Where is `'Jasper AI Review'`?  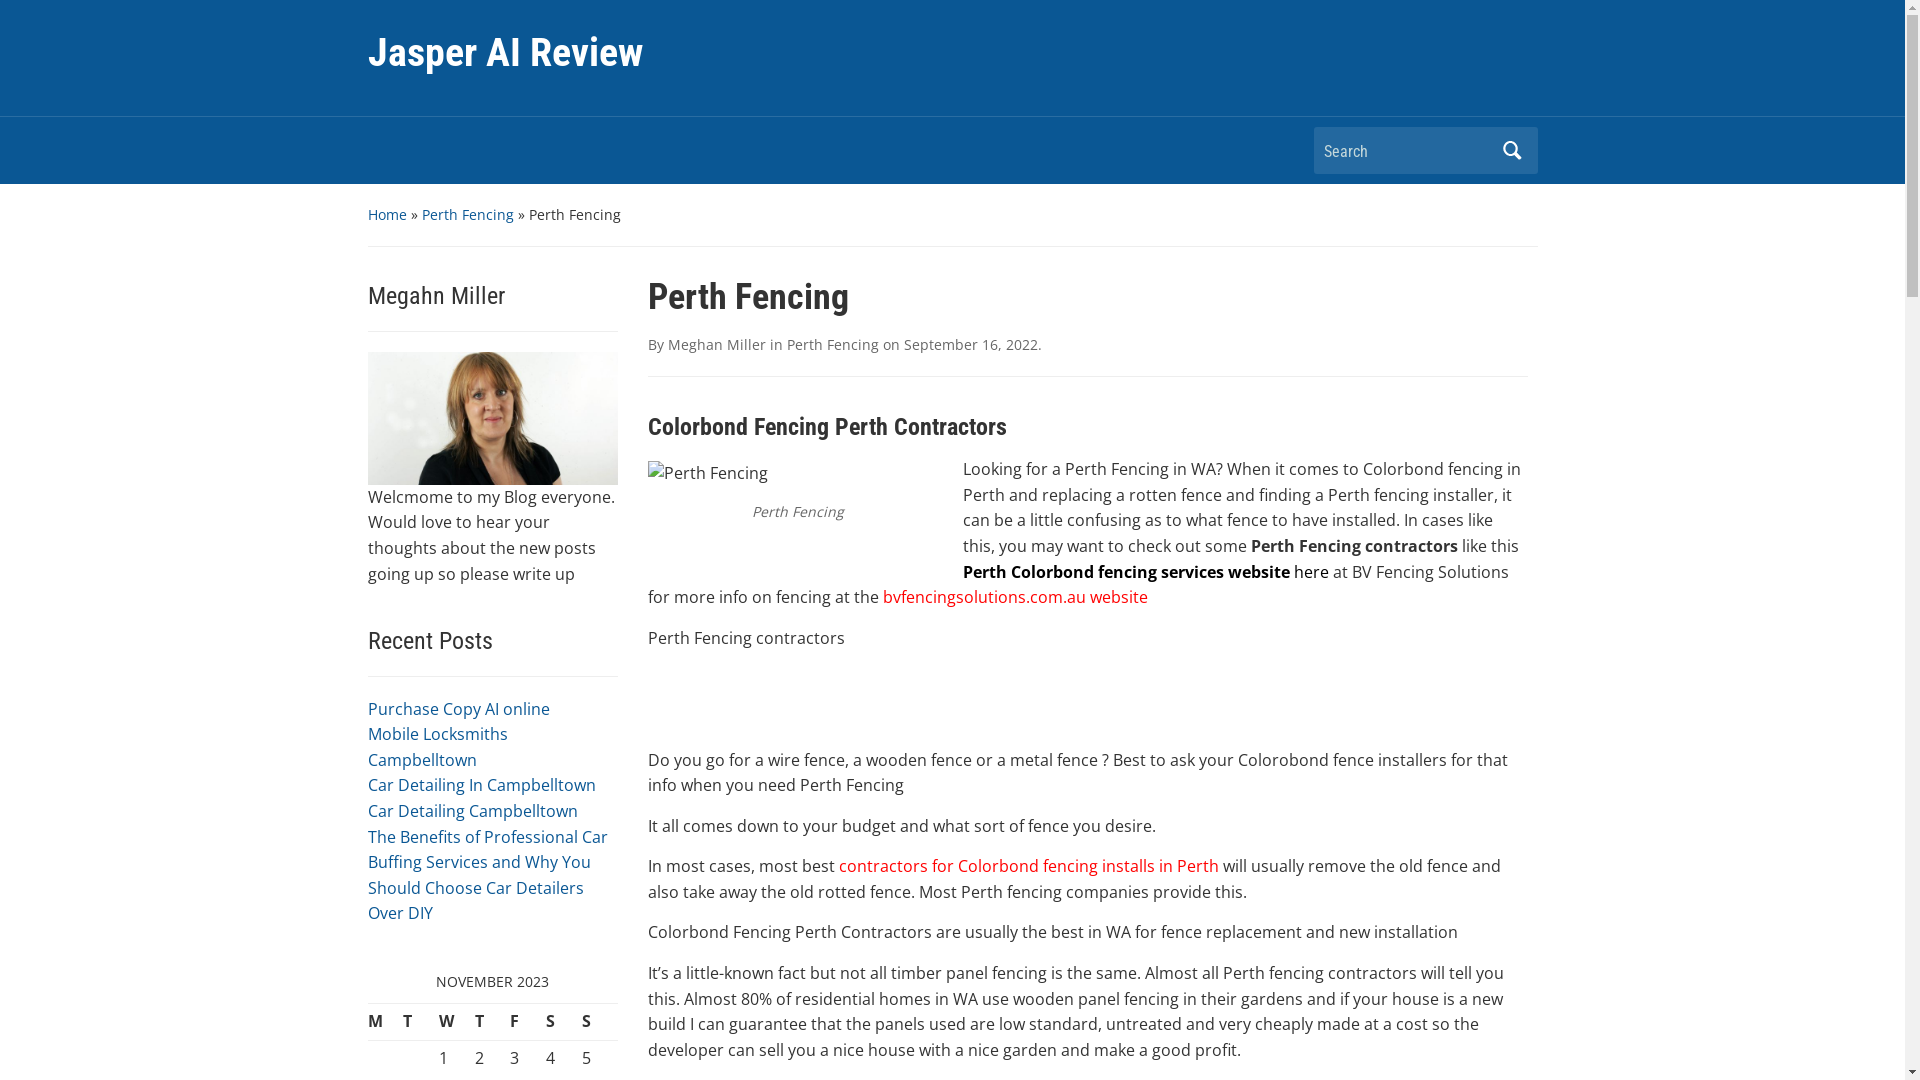 'Jasper AI Review' is located at coordinates (505, 51).